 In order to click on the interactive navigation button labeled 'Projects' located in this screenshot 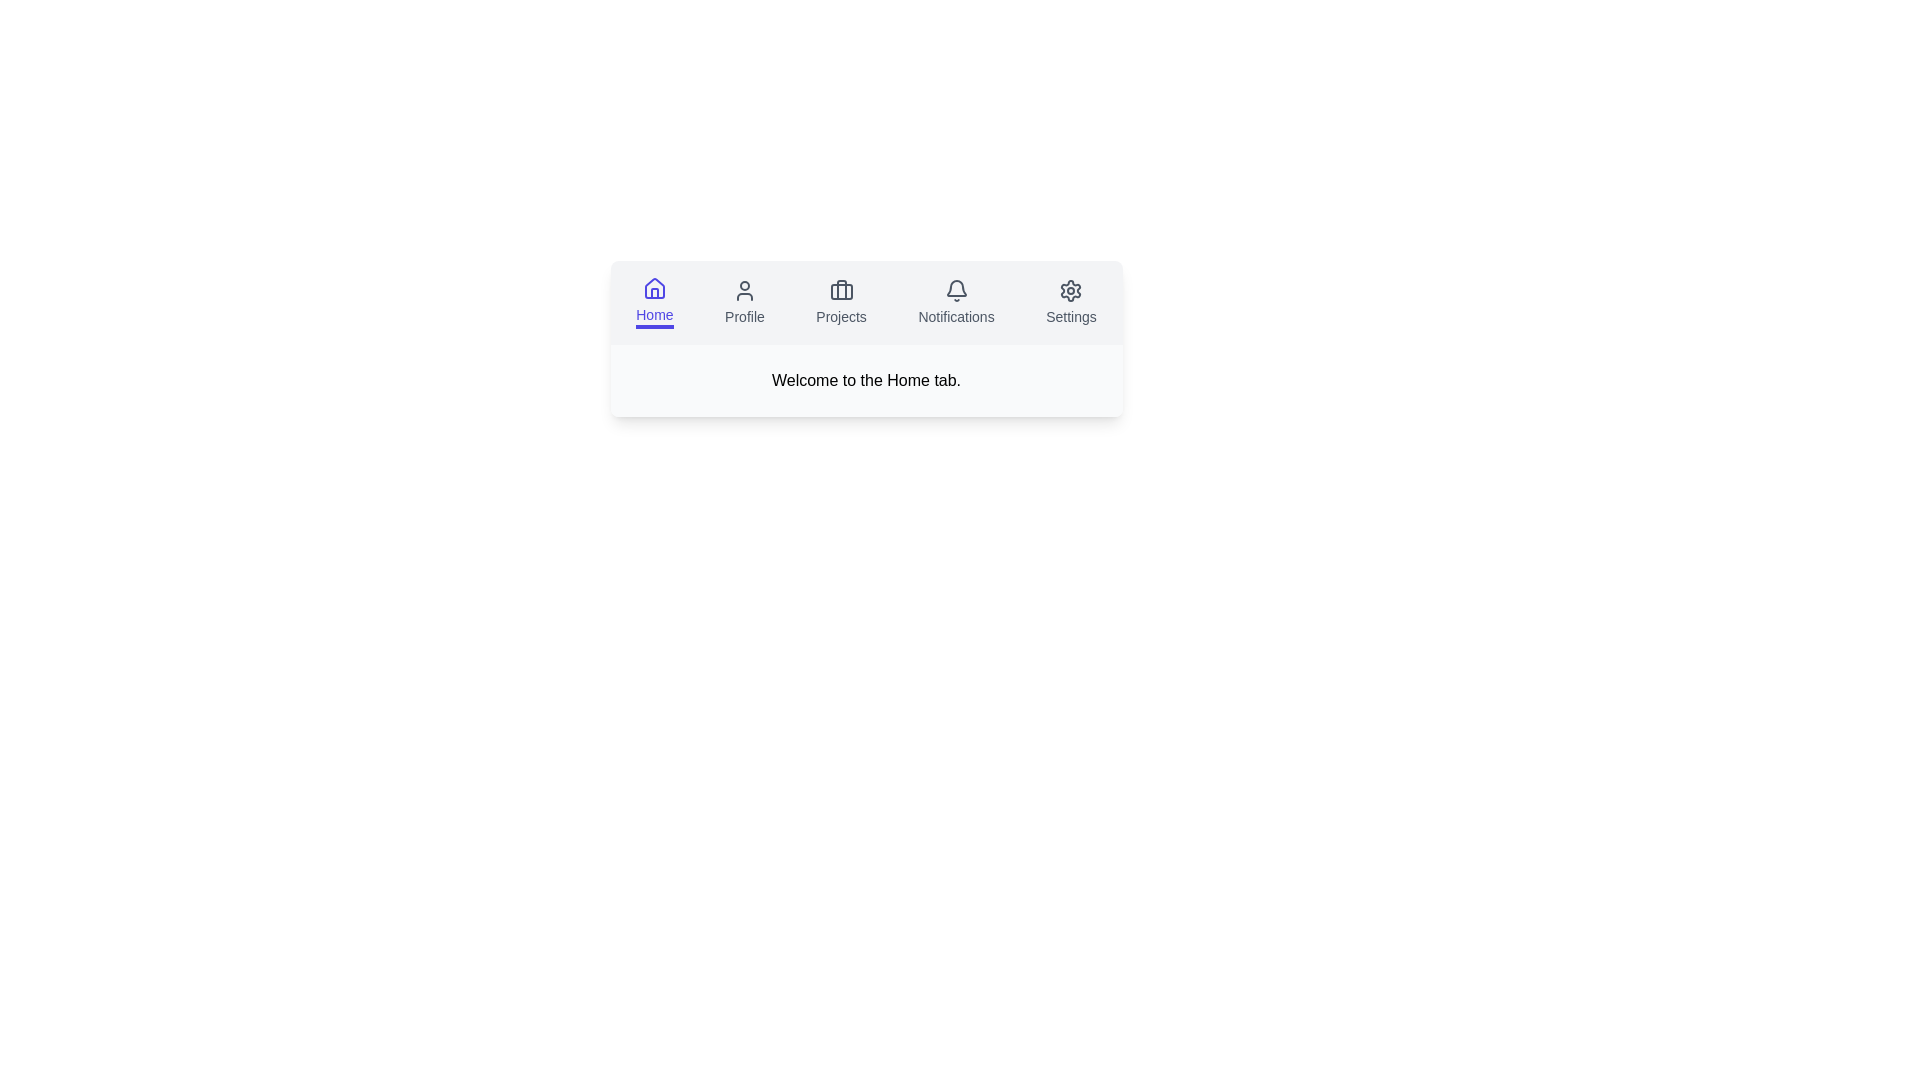, I will do `click(841, 303)`.